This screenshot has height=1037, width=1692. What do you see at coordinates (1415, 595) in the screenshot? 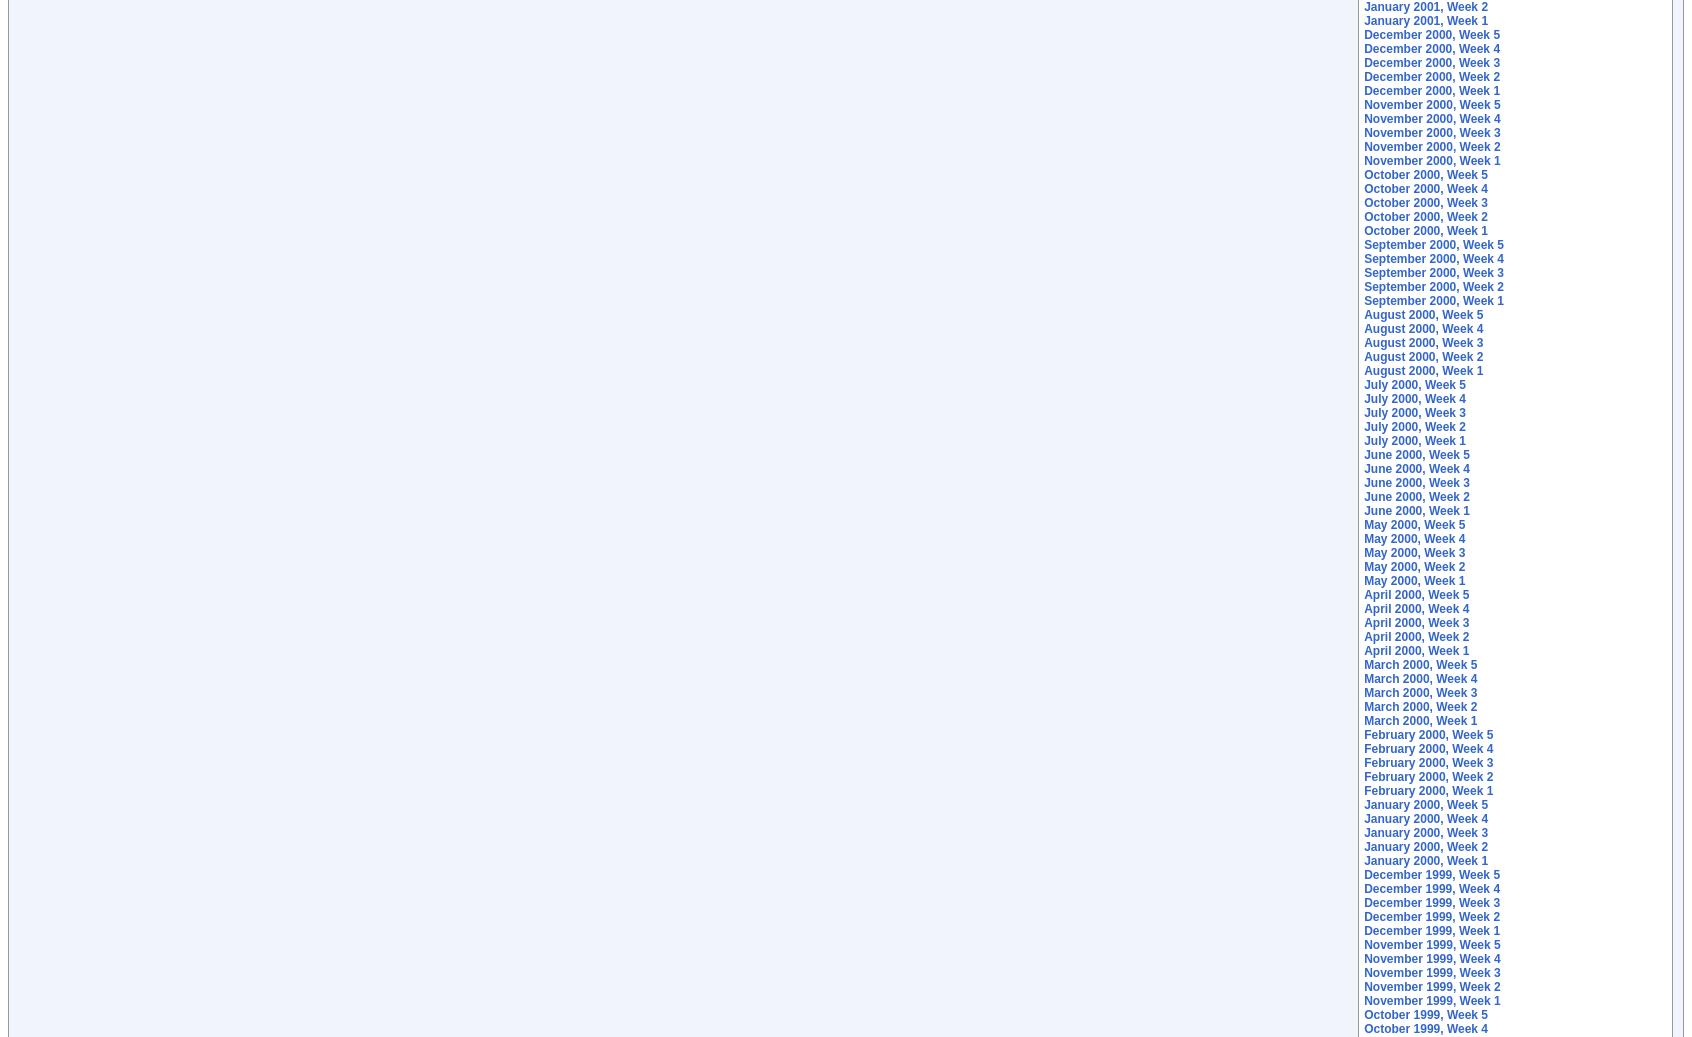
I see `'April 2000, Week 5'` at bounding box center [1415, 595].